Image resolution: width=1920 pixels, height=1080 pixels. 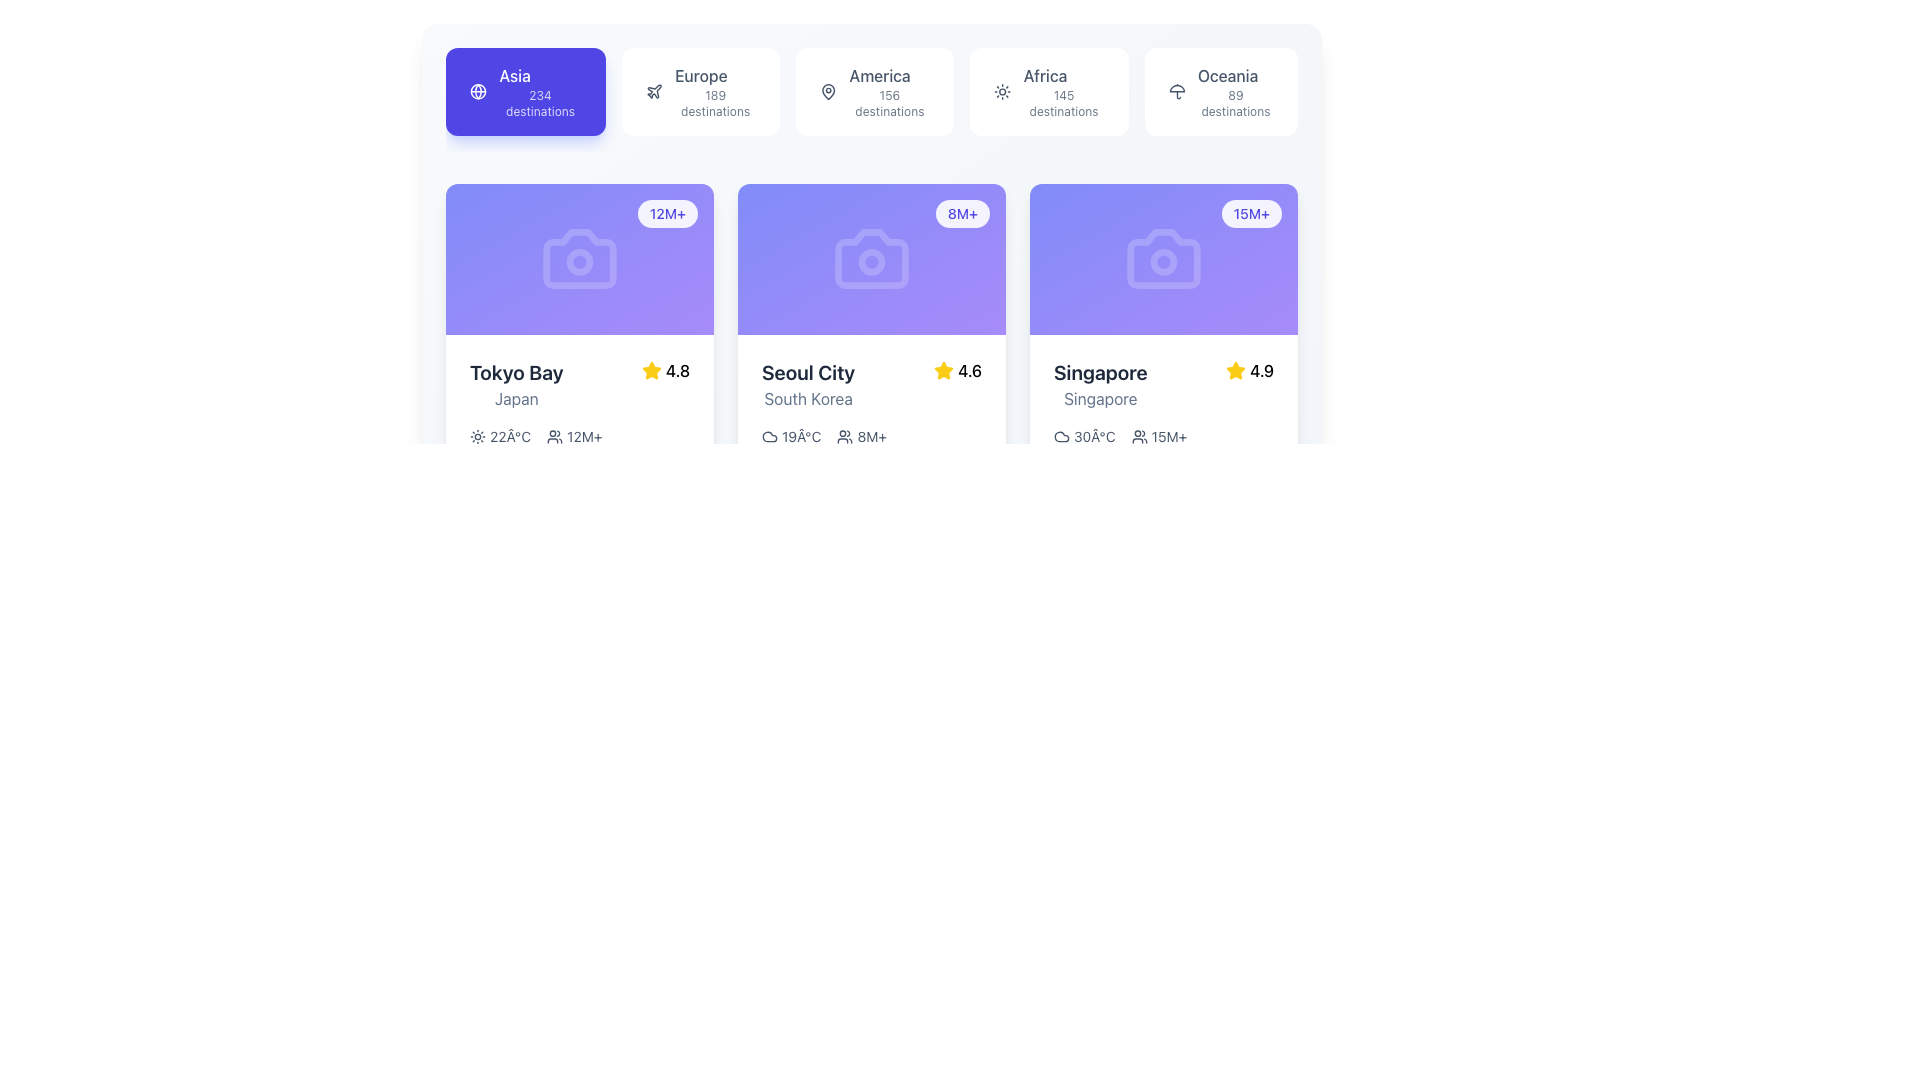 What do you see at coordinates (790, 435) in the screenshot?
I see `text element displaying the temperature '19°C', which is located within the 'Seoul City South Korea' card, positioned under the city name and above the population detail` at bounding box center [790, 435].